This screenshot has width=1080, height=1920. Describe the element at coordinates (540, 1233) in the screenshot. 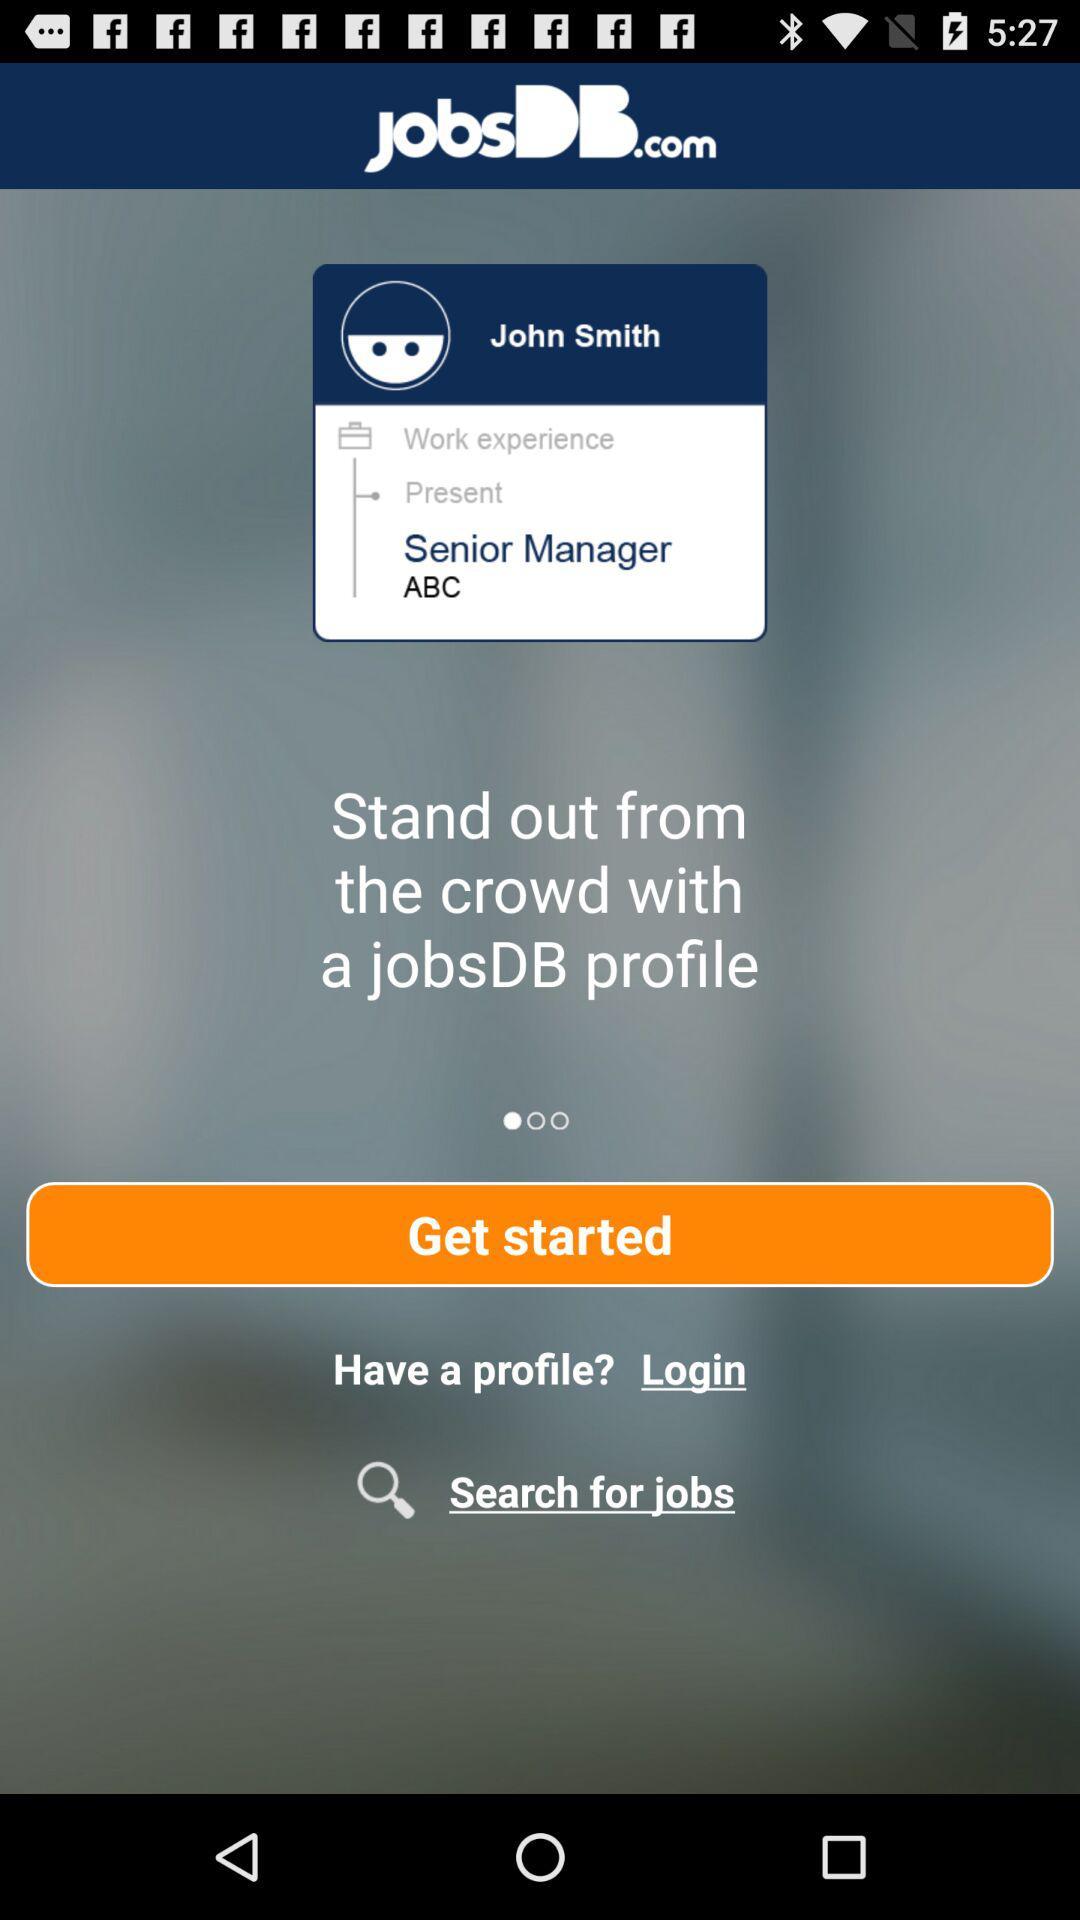

I see `the get started icon` at that location.